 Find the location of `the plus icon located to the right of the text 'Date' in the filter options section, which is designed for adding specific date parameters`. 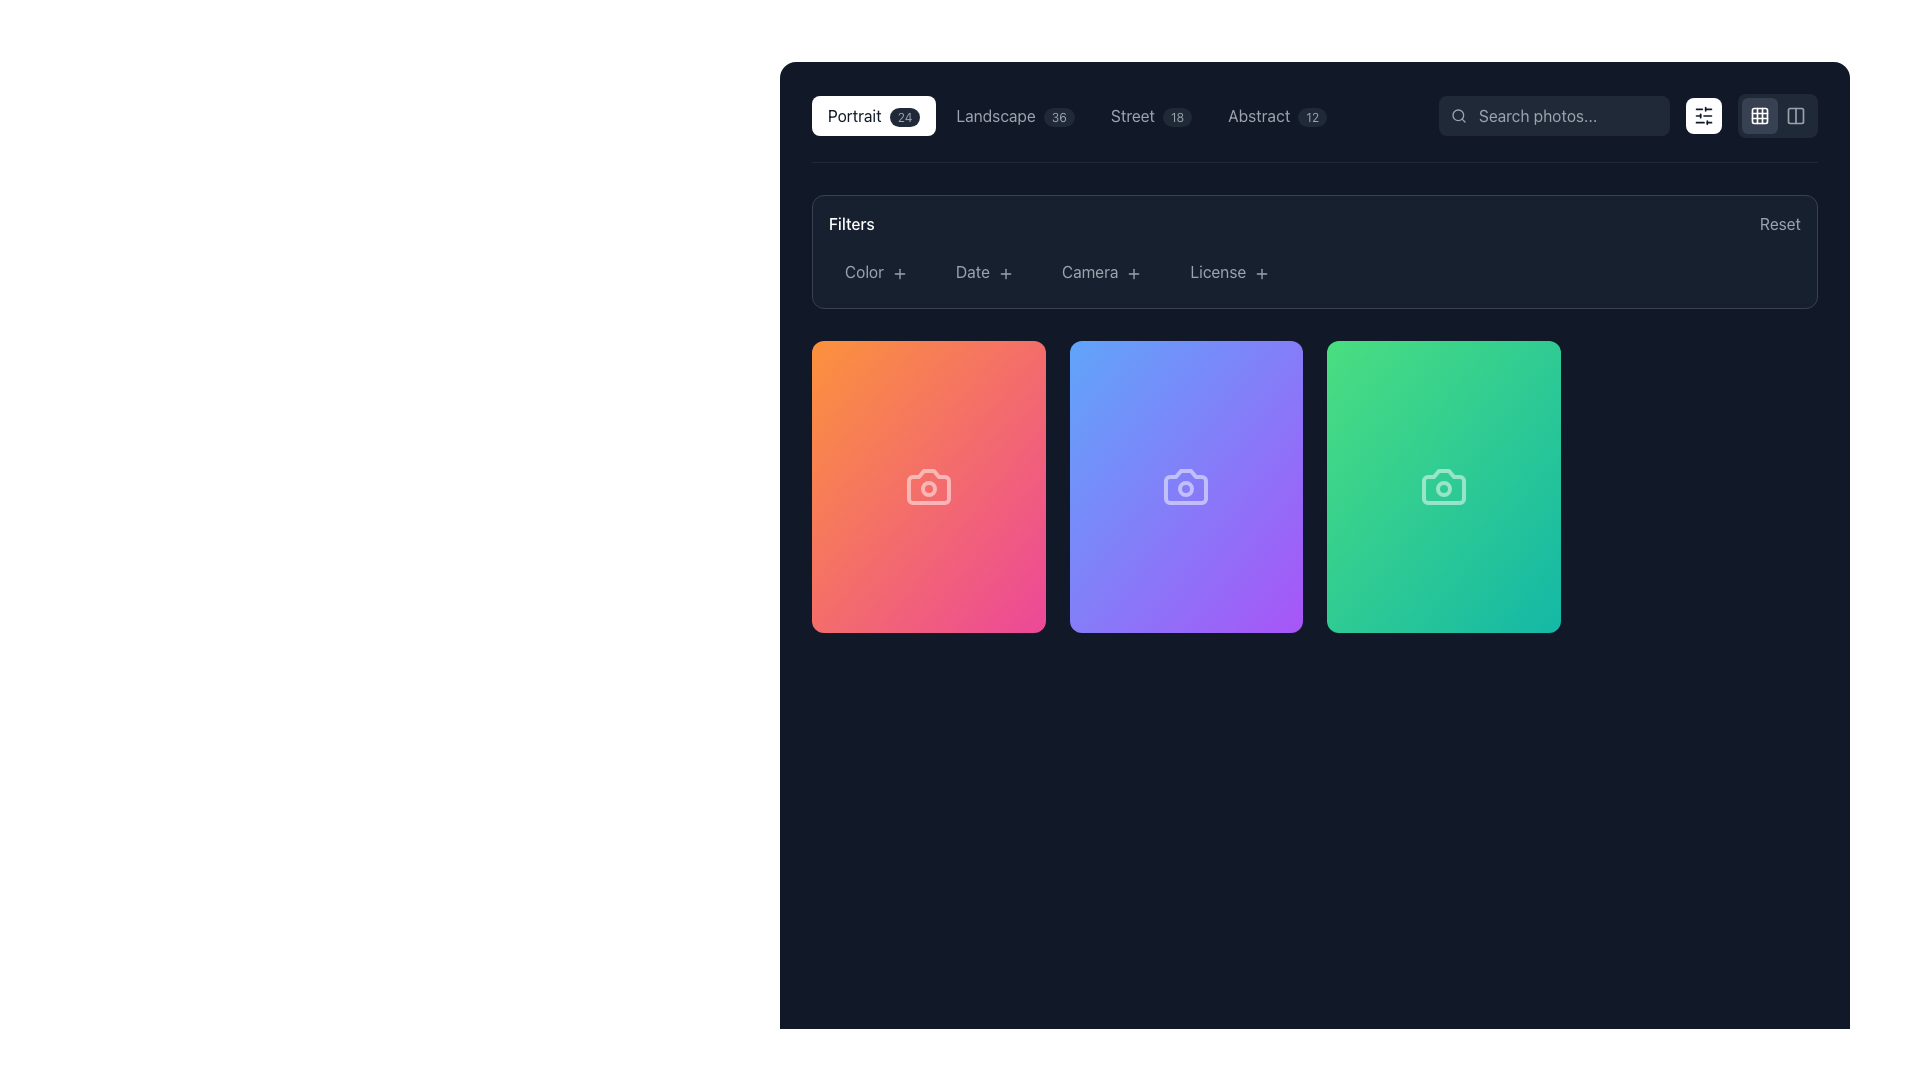

the plus icon located to the right of the text 'Date' in the filter options section, which is designed for adding specific date parameters is located at coordinates (1005, 273).